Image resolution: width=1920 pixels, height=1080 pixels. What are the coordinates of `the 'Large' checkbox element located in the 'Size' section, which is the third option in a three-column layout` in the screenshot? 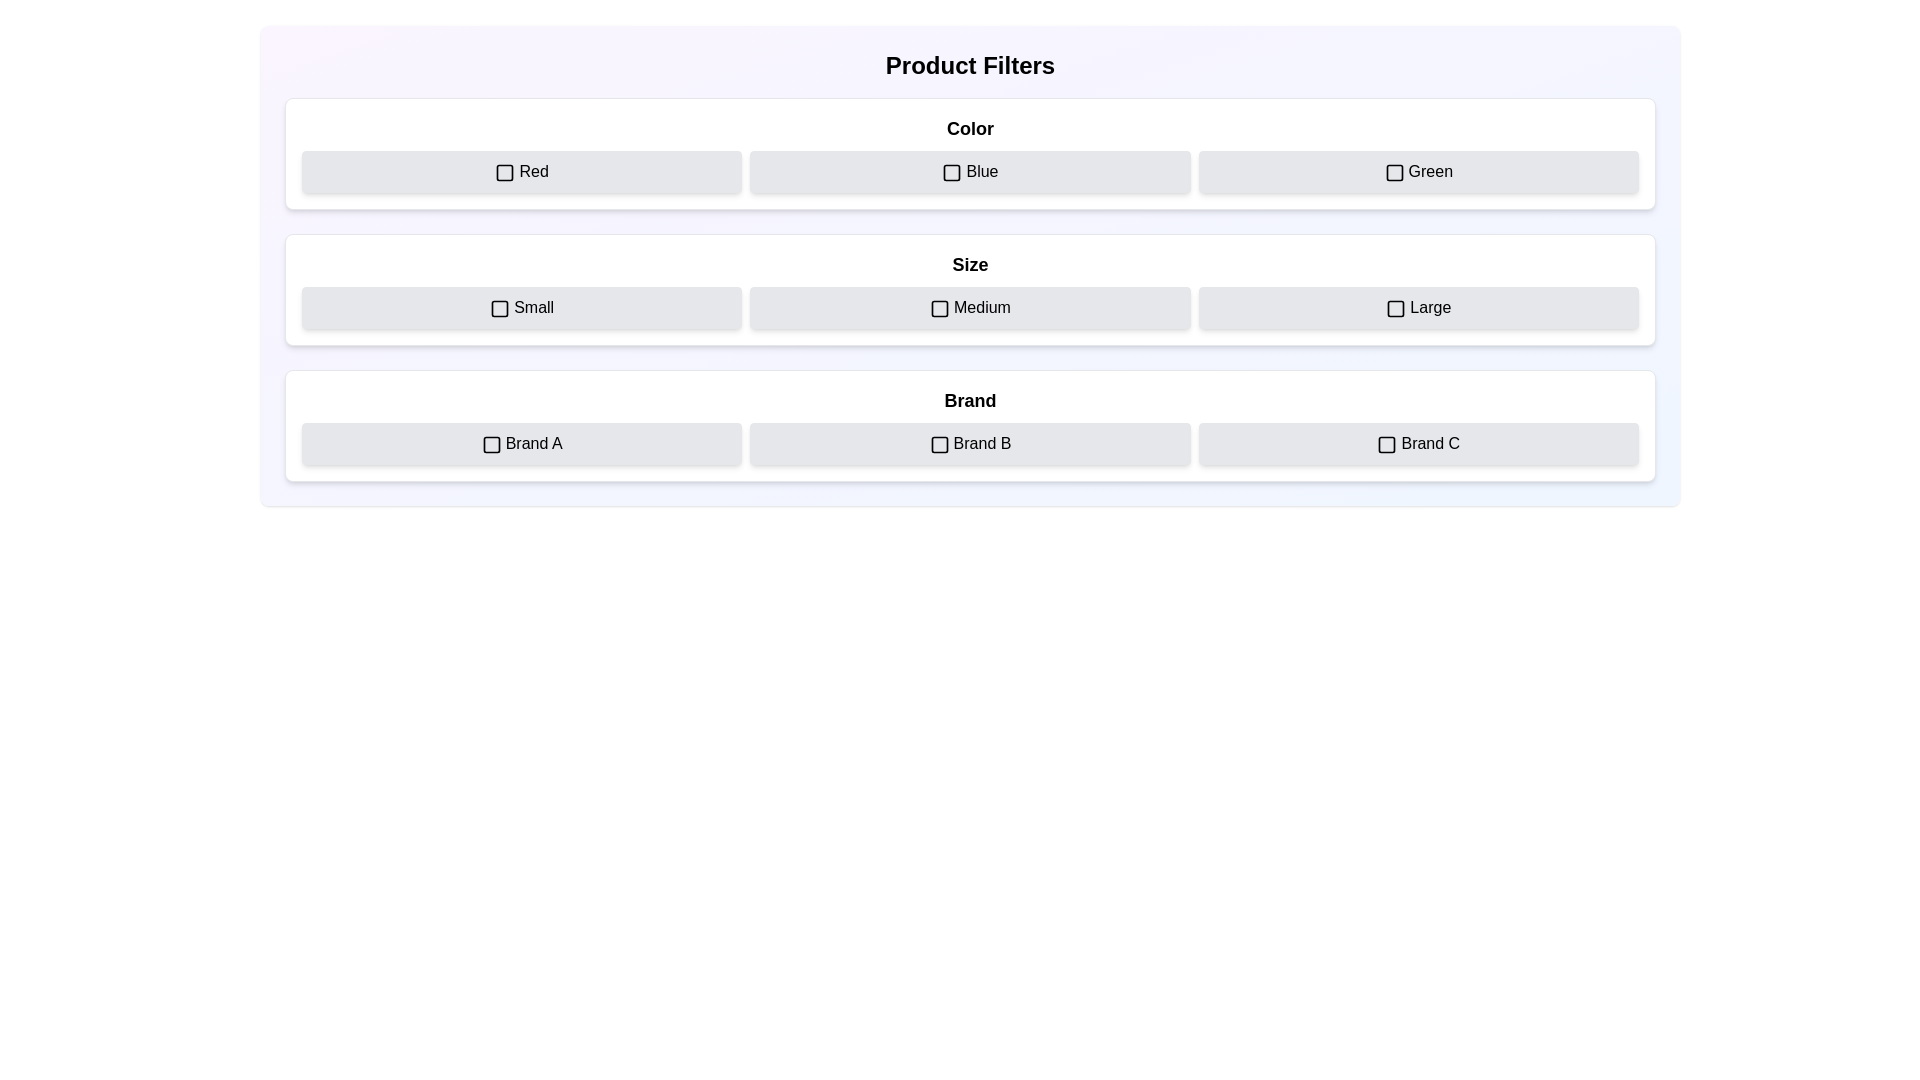 It's located at (1417, 308).